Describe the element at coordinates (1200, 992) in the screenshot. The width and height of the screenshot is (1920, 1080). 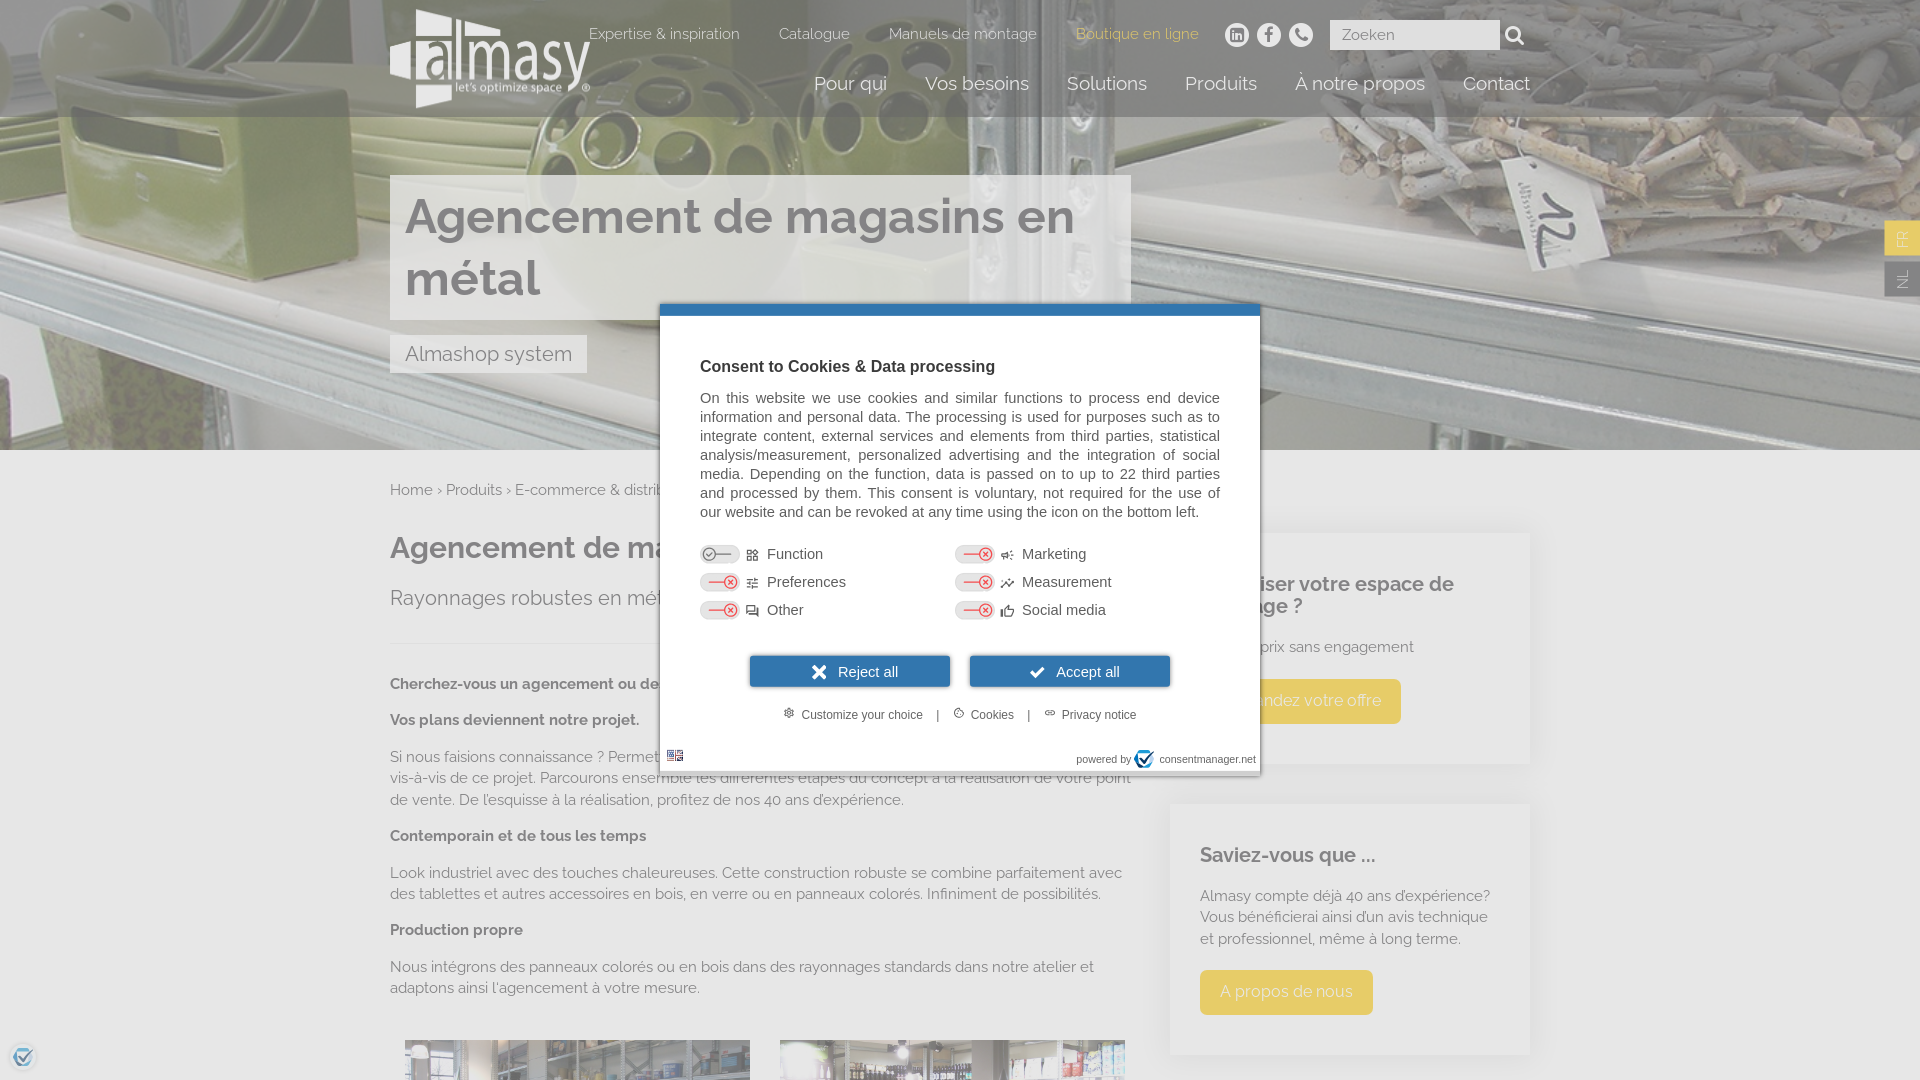
I see `'A propos de nous'` at that location.